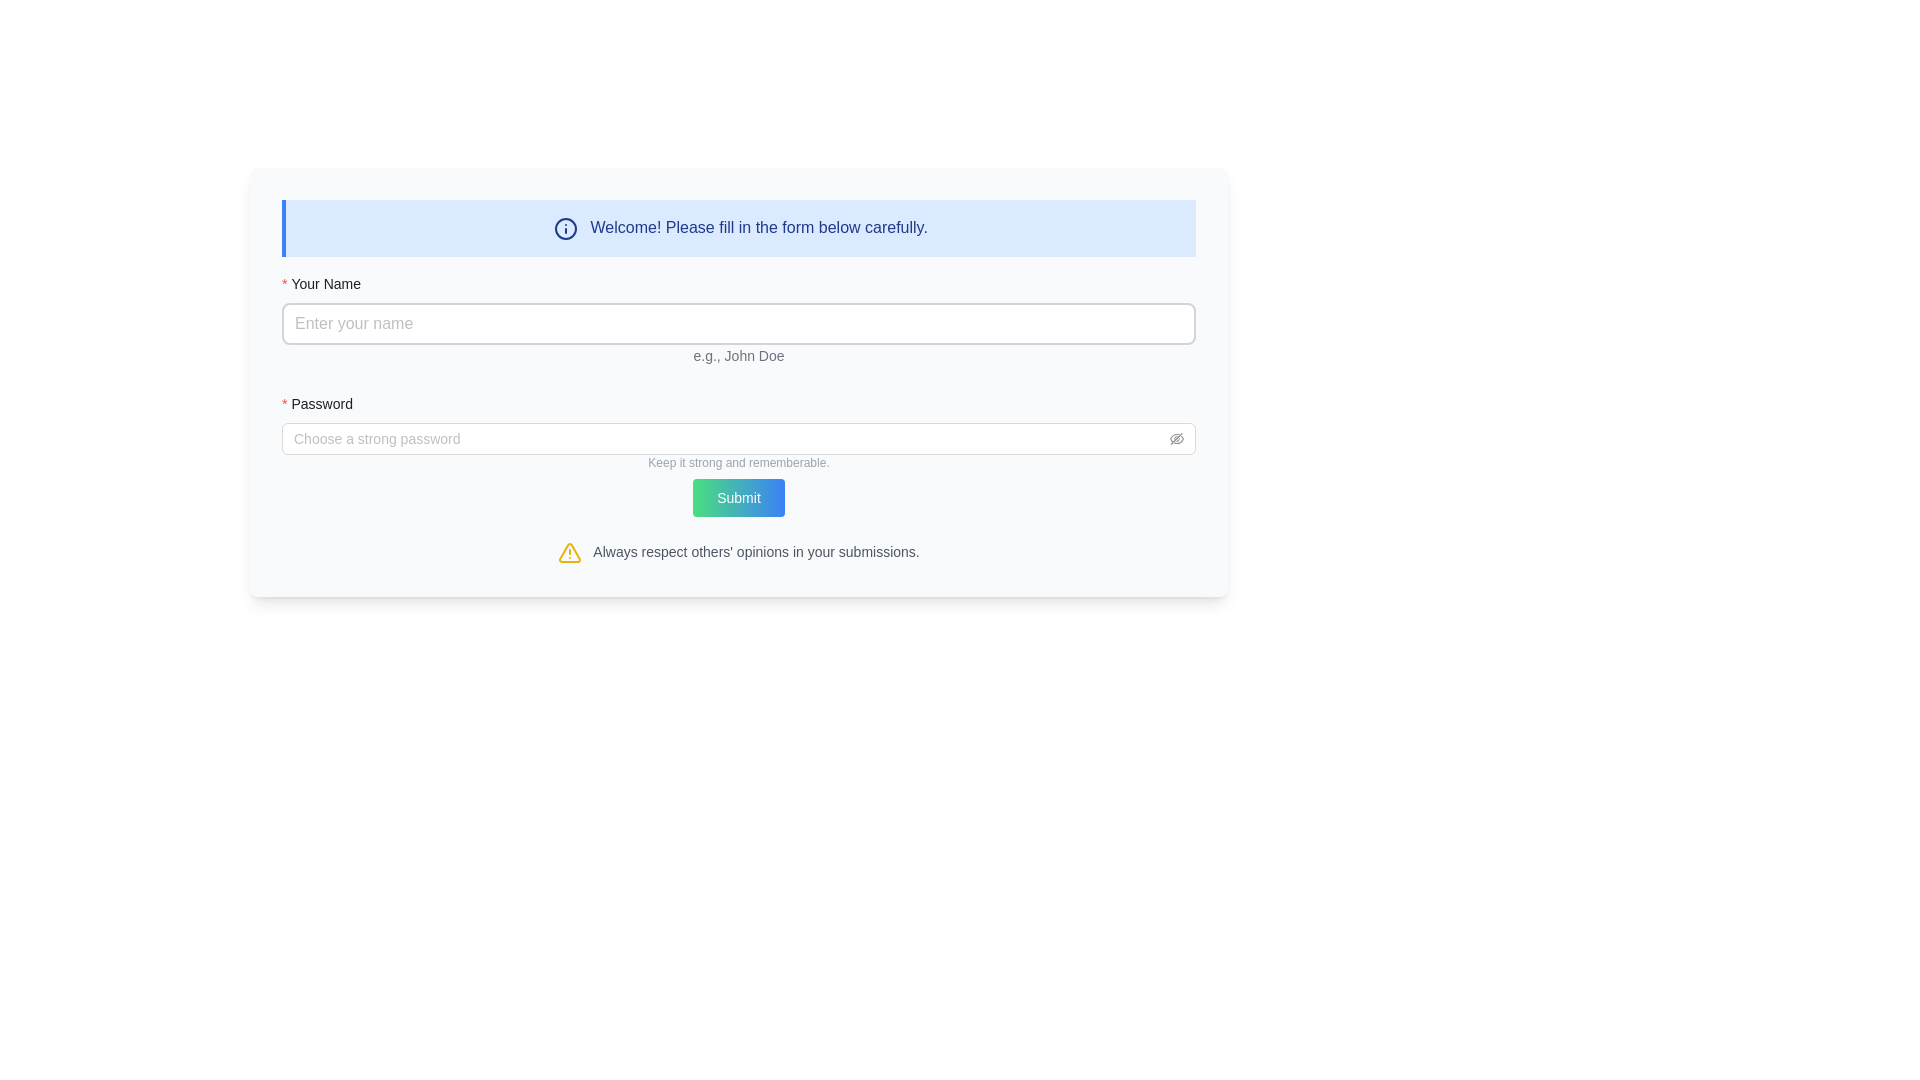 The width and height of the screenshot is (1920, 1080). Describe the element at coordinates (569, 552) in the screenshot. I see `the yellow triangular icon located to the left of the sentence 'Always respect others' opinions in your submissions.'` at that location.